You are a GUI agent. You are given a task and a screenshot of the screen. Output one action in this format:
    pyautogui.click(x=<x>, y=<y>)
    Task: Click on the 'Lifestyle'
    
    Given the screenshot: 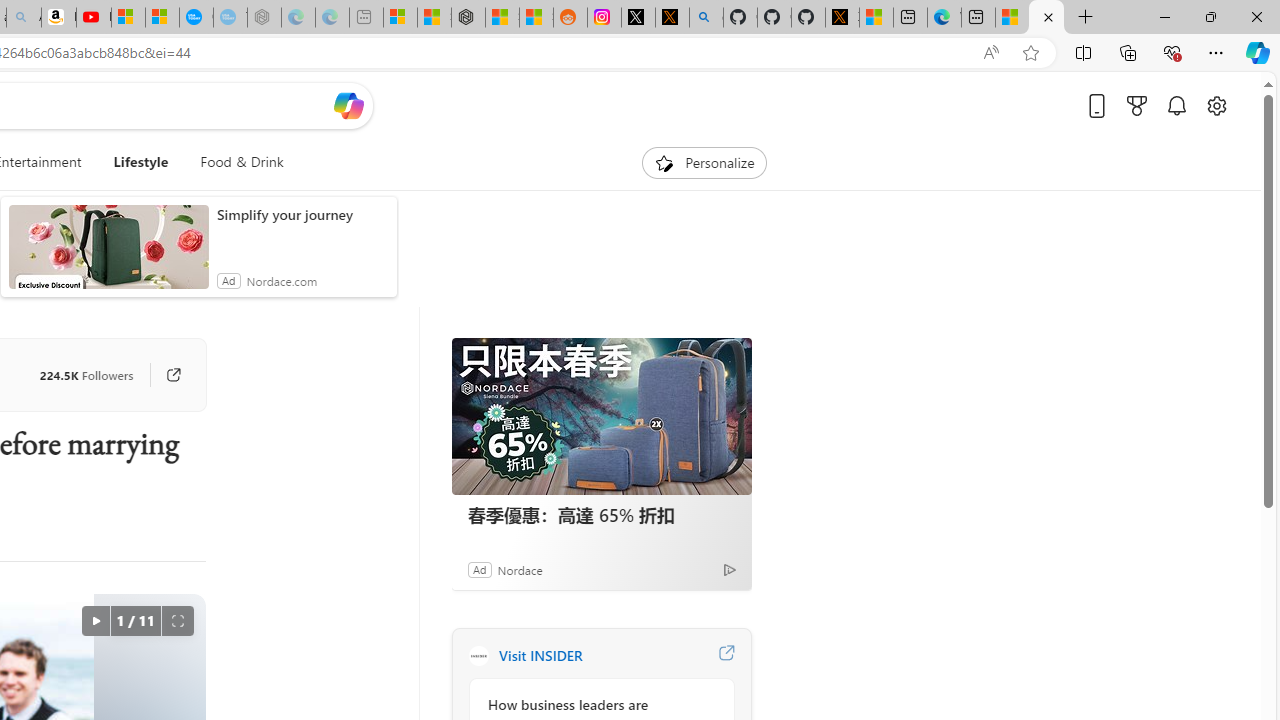 What is the action you would take?
    pyautogui.click(x=140, y=162)
    